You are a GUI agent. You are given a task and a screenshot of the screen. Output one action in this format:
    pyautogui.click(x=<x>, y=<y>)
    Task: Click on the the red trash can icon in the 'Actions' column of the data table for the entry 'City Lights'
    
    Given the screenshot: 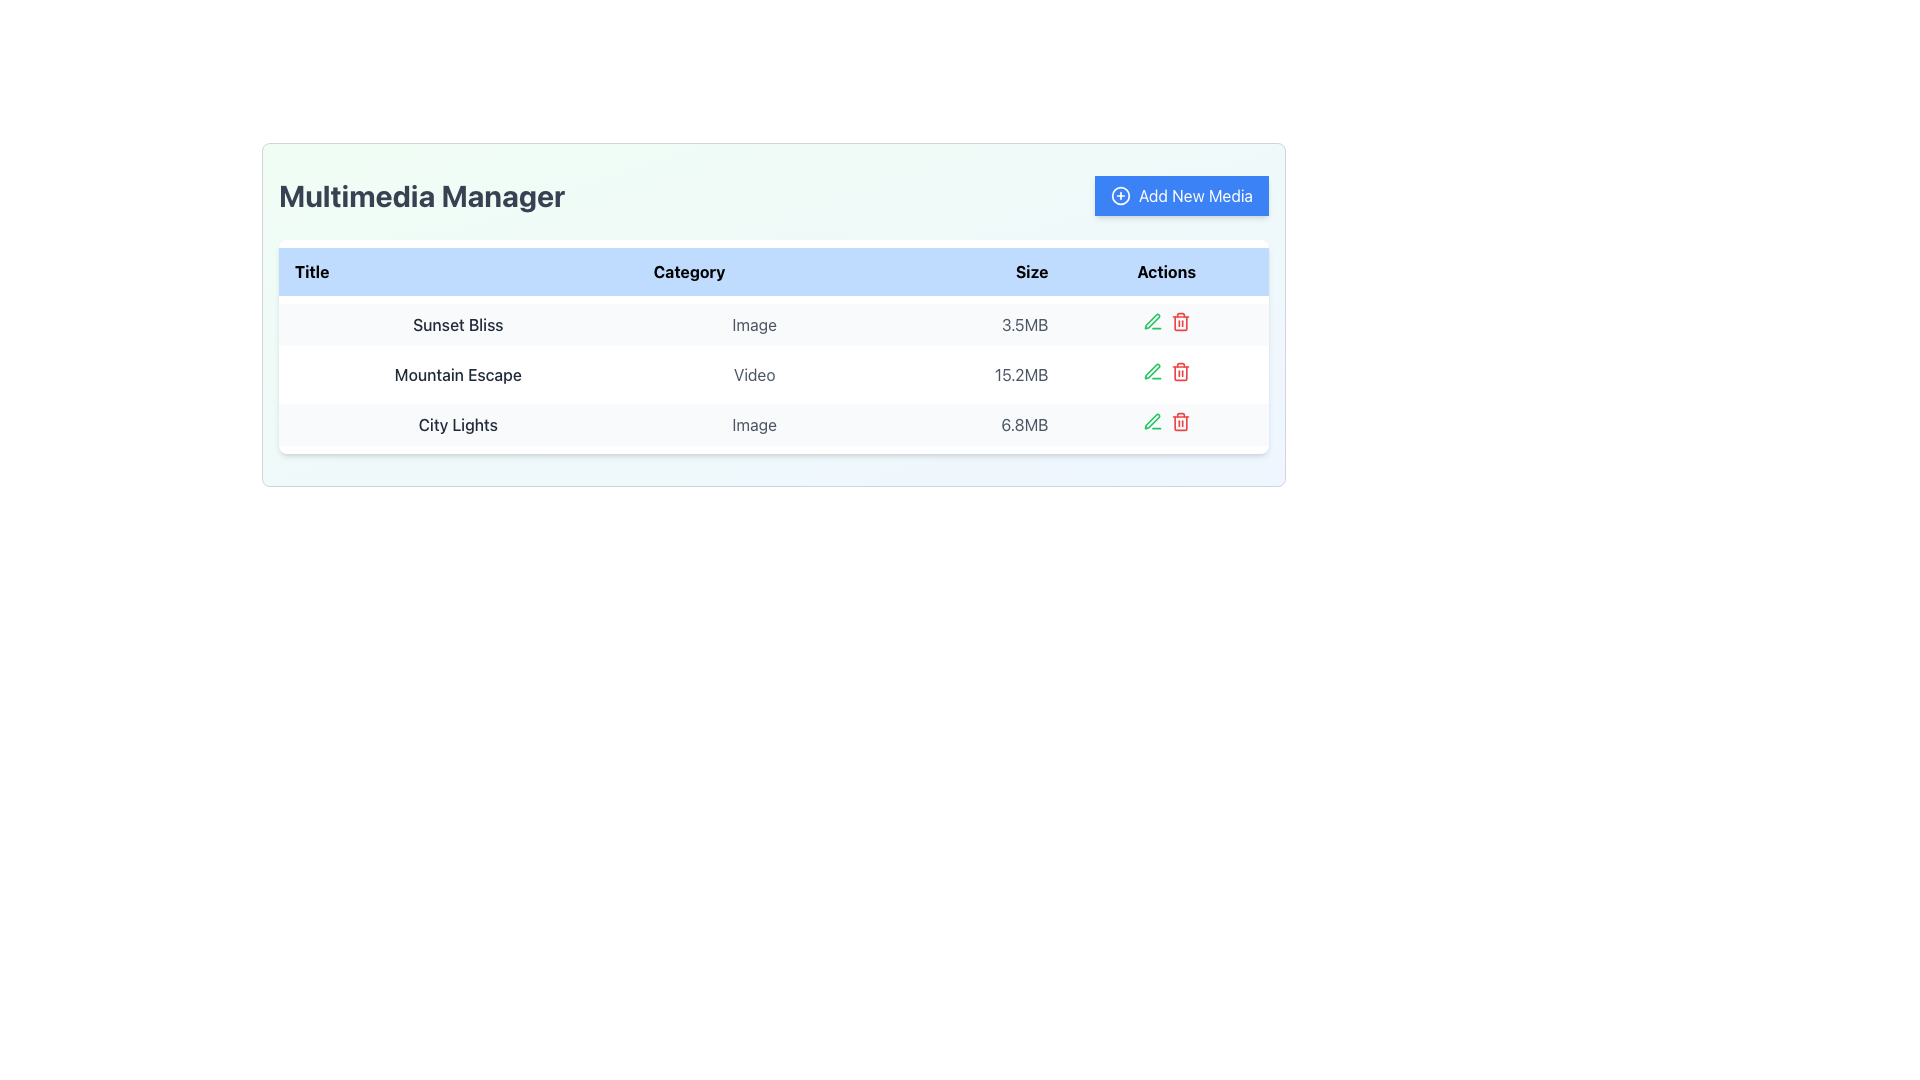 What is the action you would take?
    pyautogui.click(x=1180, y=420)
    